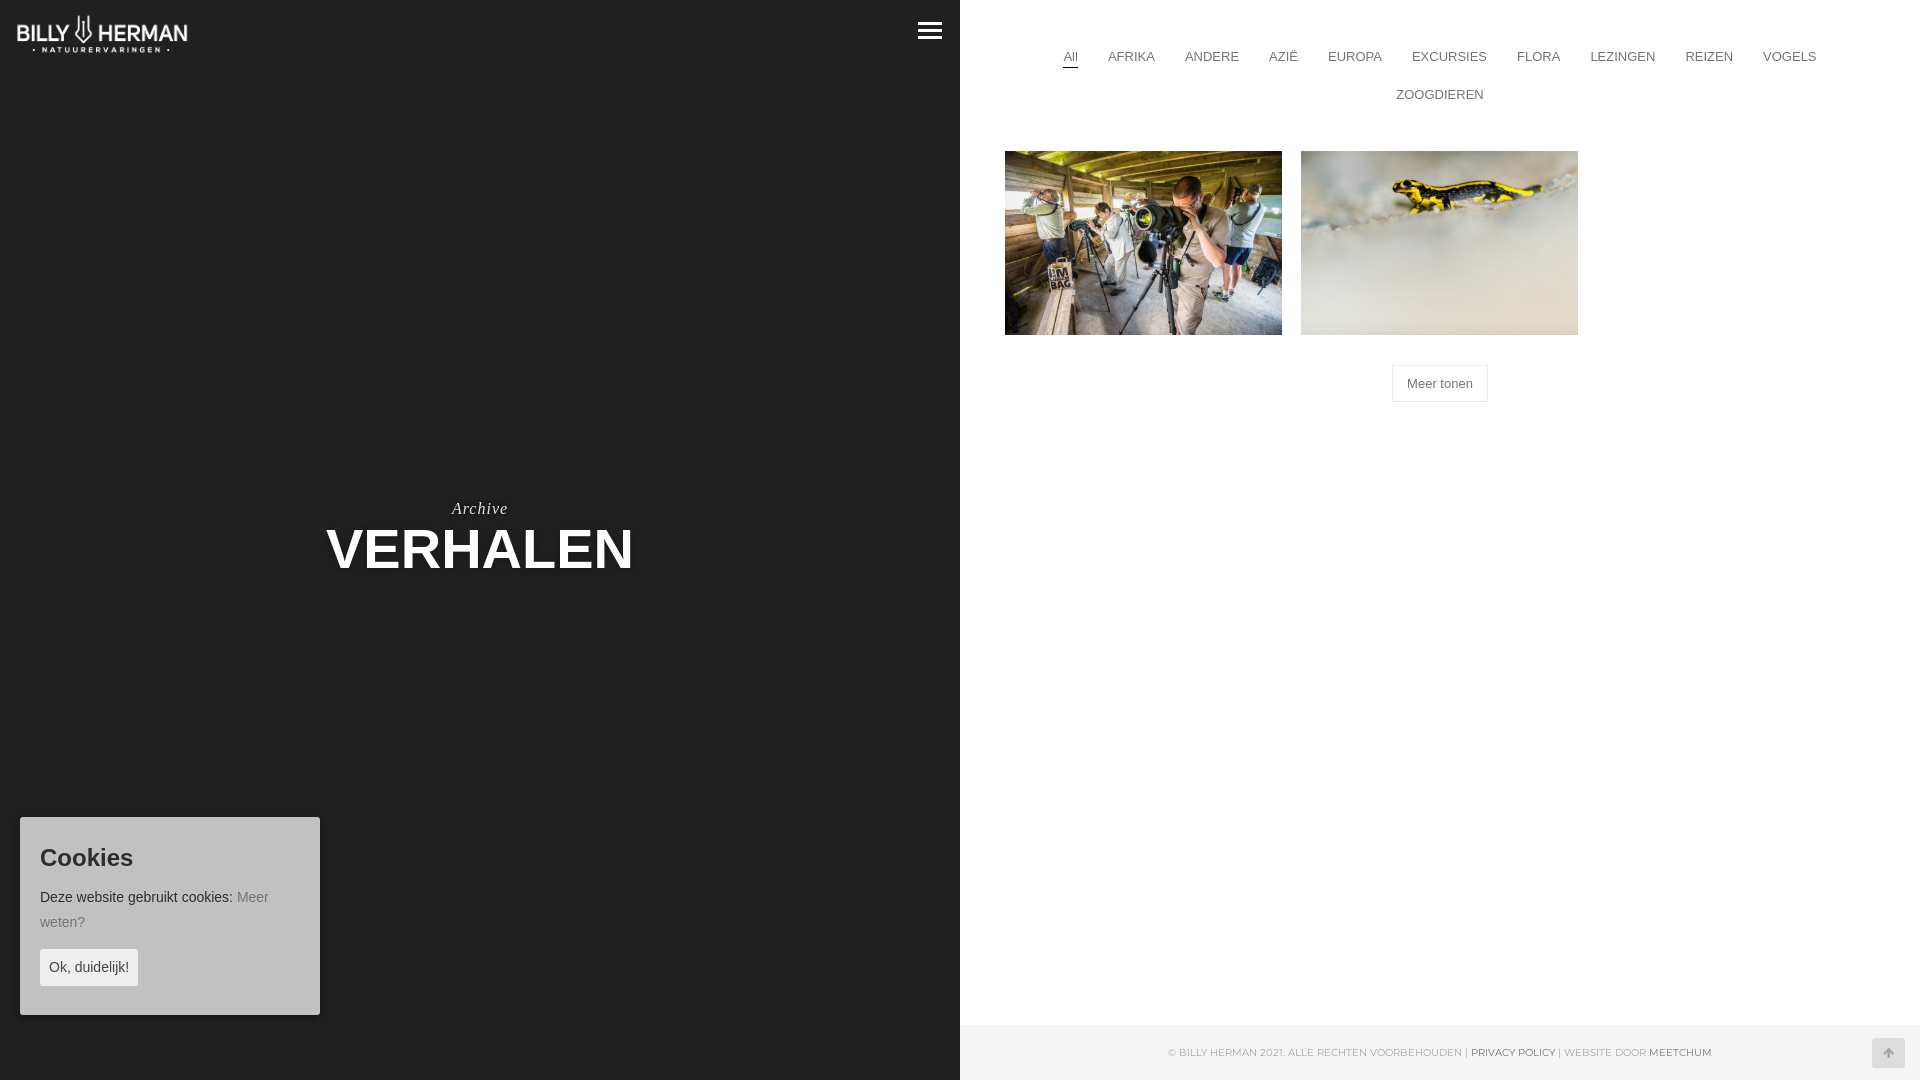  I want to click on 'MEETCHUM', so click(1680, 1051).